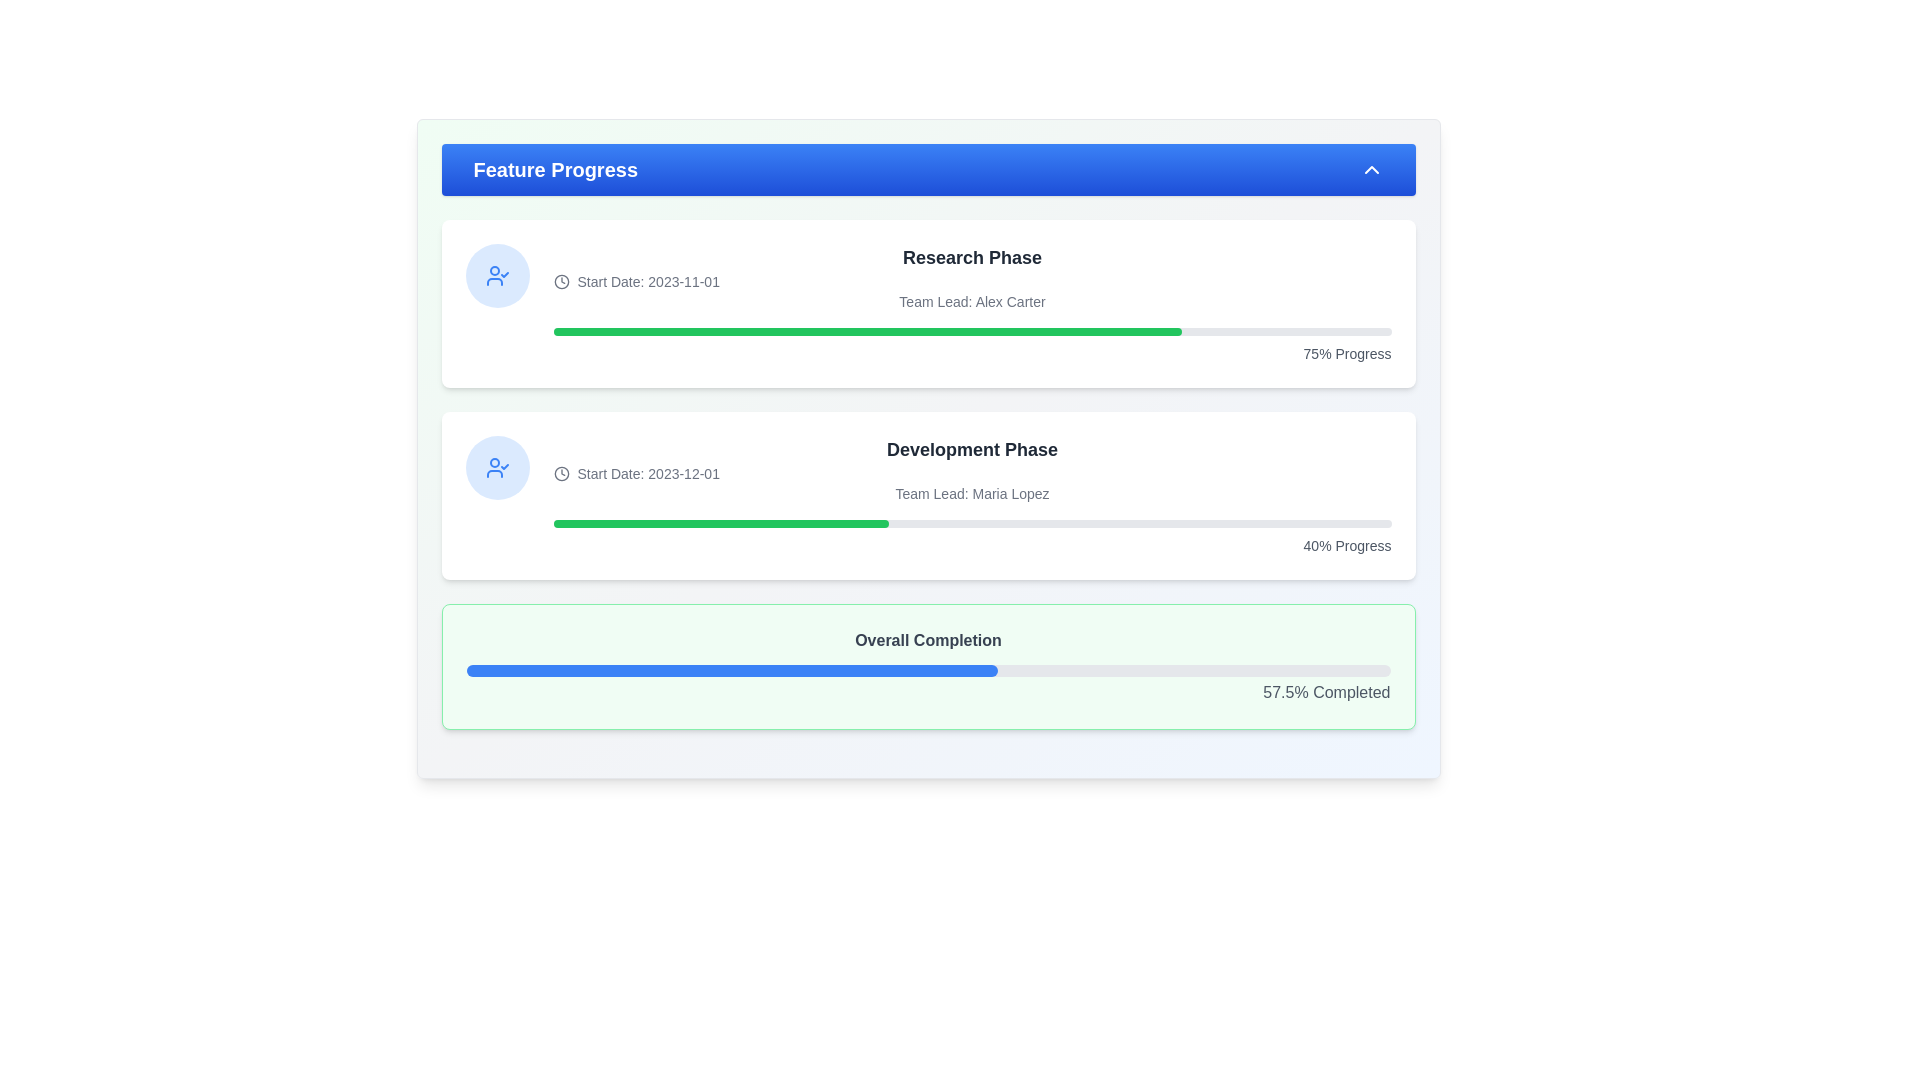  What do you see at coordinates (497, 467) in the screenshot?
I see `the circular icon with a blue background and user-checkmark symbol located at the top-left corner of the 'Development Phase' card` at bounding box center [497, 467].